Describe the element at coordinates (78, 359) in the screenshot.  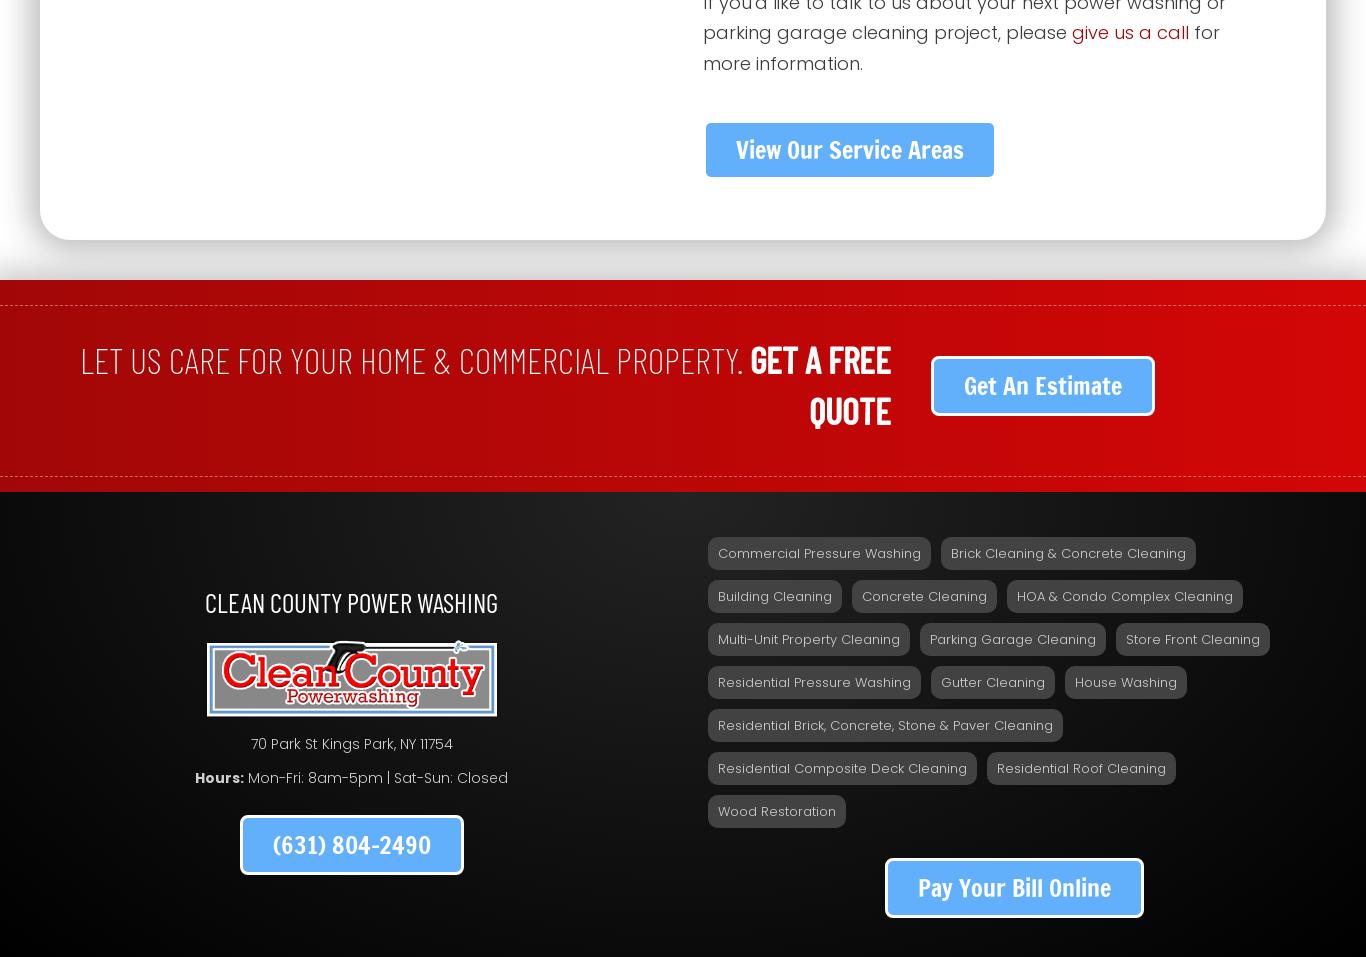
I see `'Let Us Care For Your Home & Commercial Property.'` at that location.